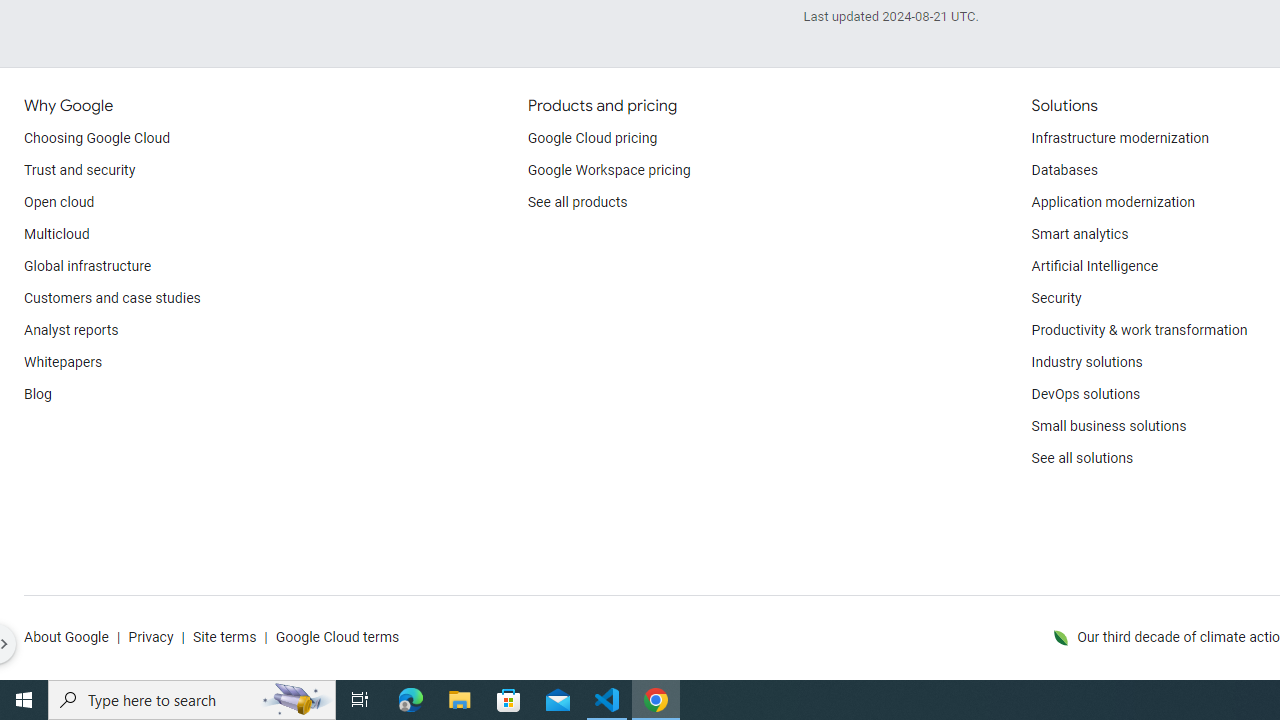  I want to click on 'Blog', so click(38, 394).